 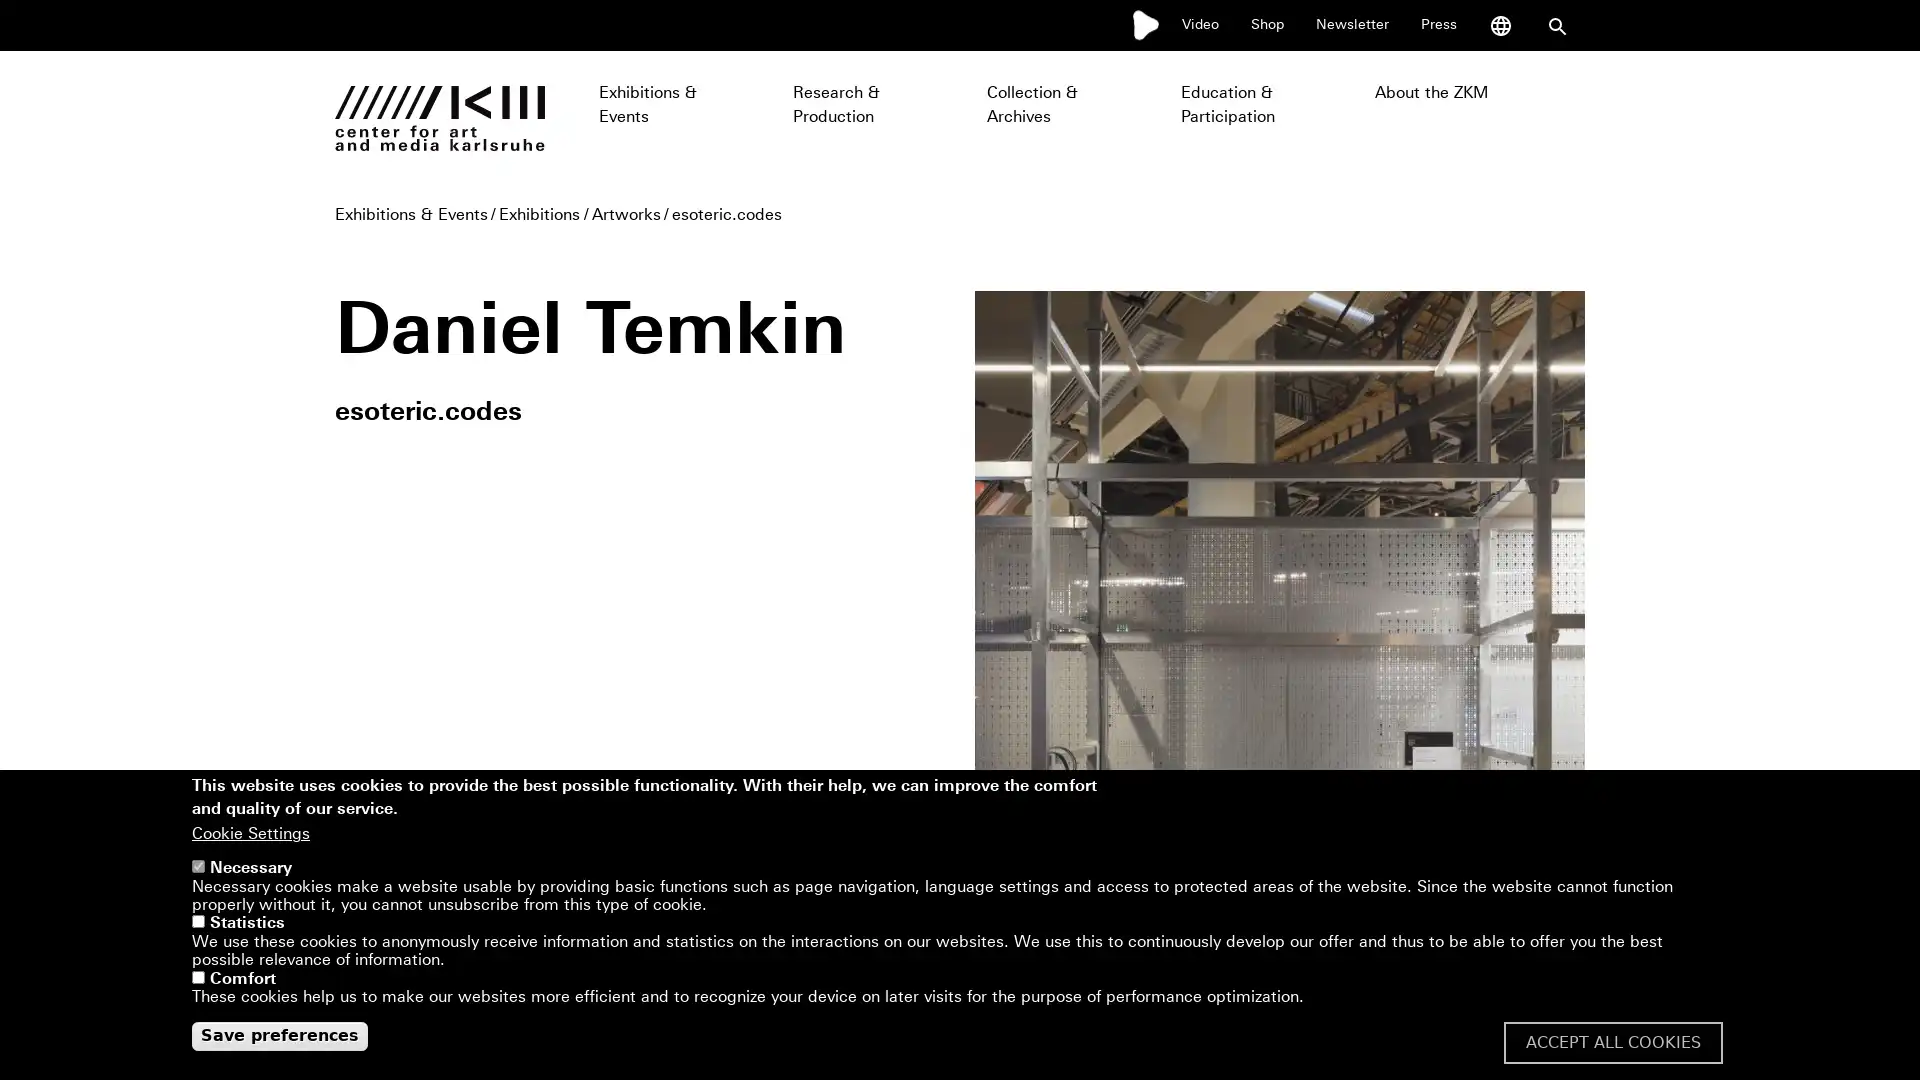 What do you see at coordinates (249, 833) in the screenshot?
I see `Cookie Settings` at bounding box center [249, 833].